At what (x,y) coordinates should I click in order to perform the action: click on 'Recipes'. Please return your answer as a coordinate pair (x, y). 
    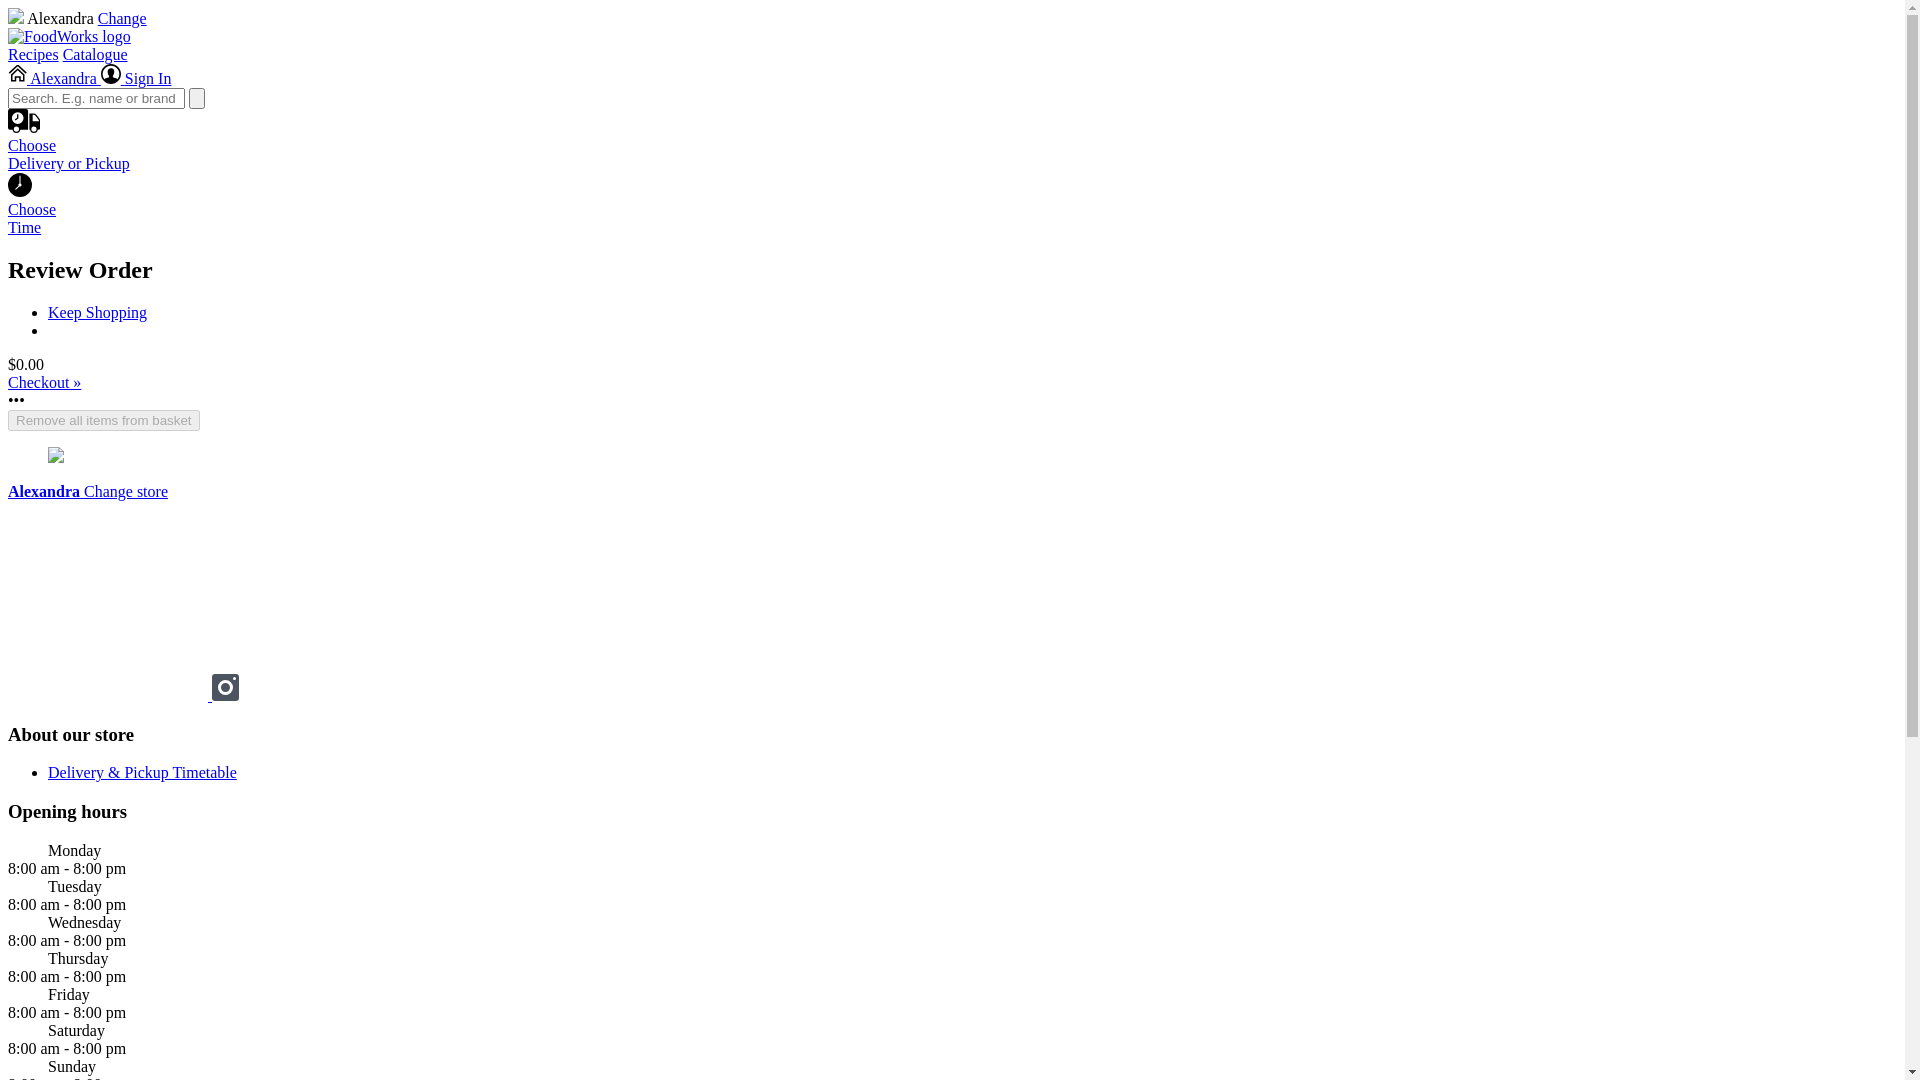
    Looking at the image, I should click on (33, 53).